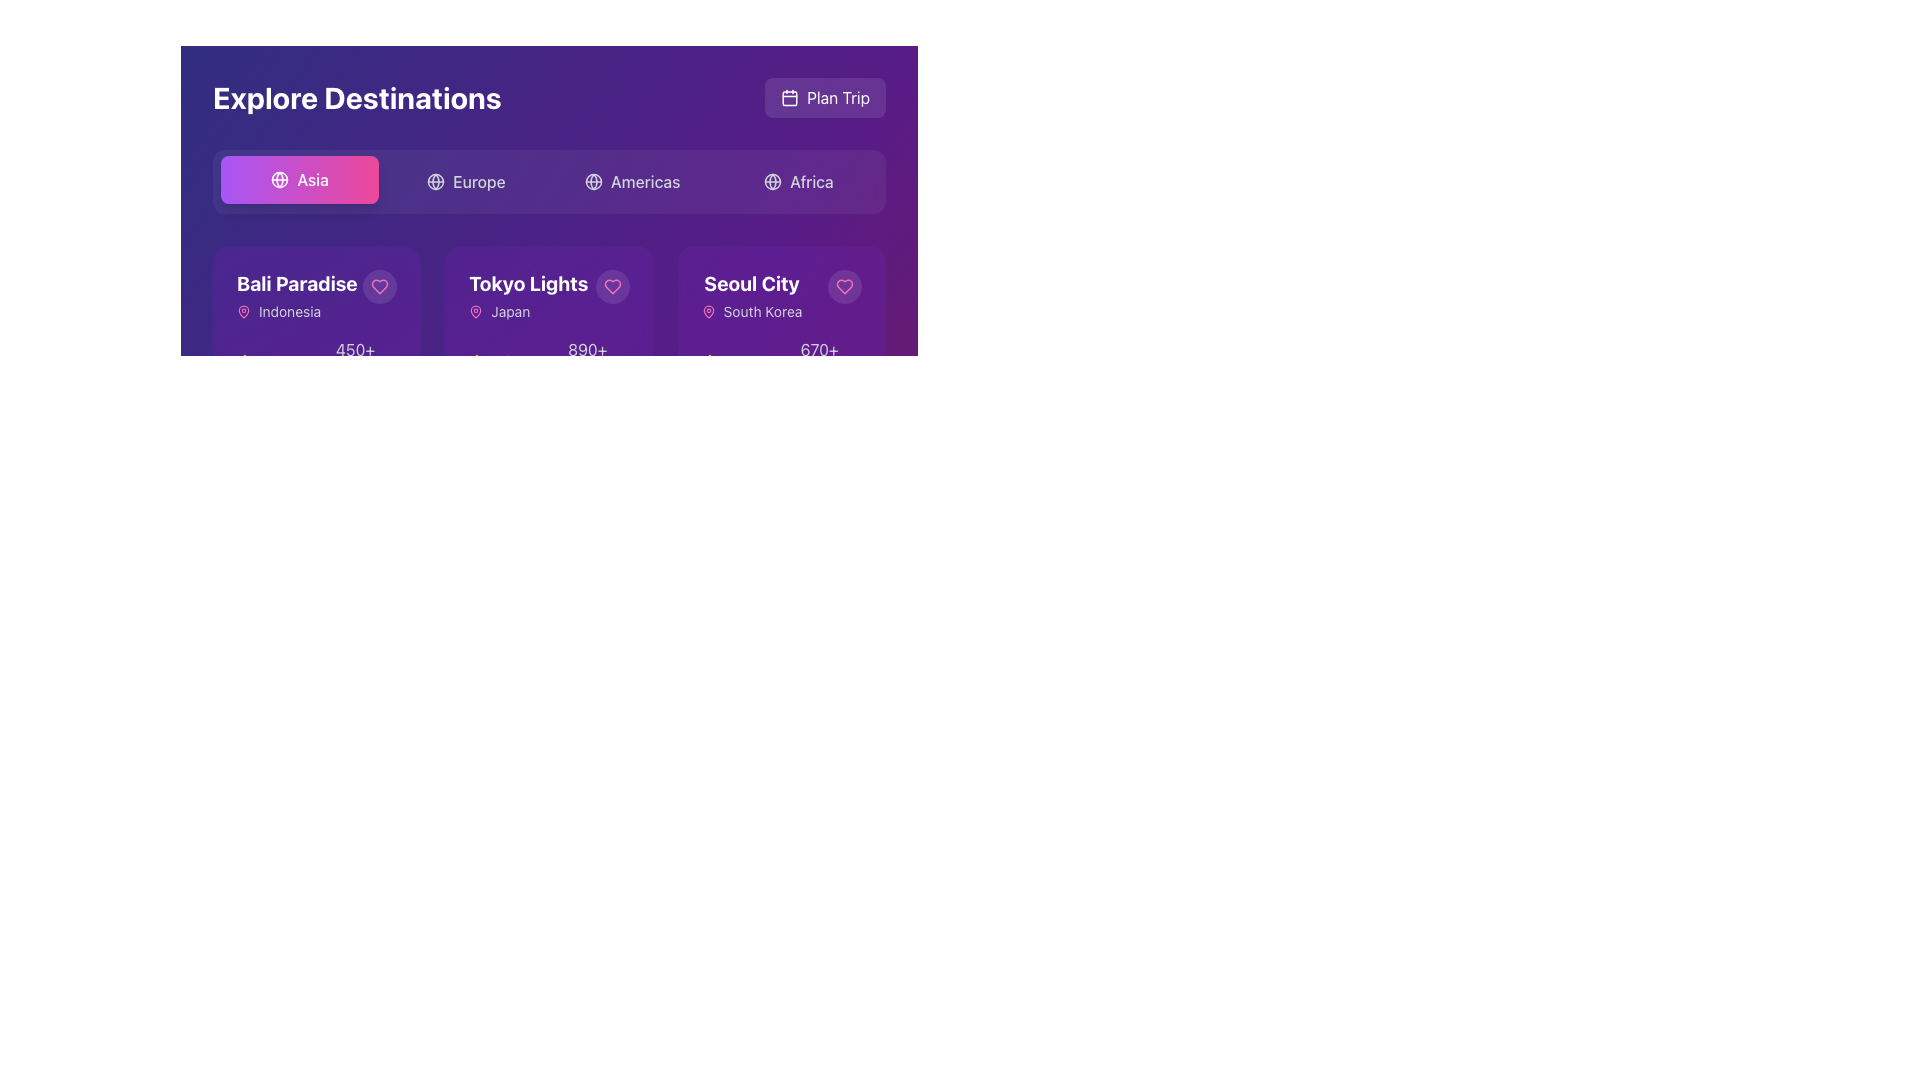  What do you see at coordinates (296, 312) in the screenshot?
I see `the location label element indicating 'Indonesia' below the title 'Bali Paradise' by moving the cursor to its center` at bounding box center [296, 312].